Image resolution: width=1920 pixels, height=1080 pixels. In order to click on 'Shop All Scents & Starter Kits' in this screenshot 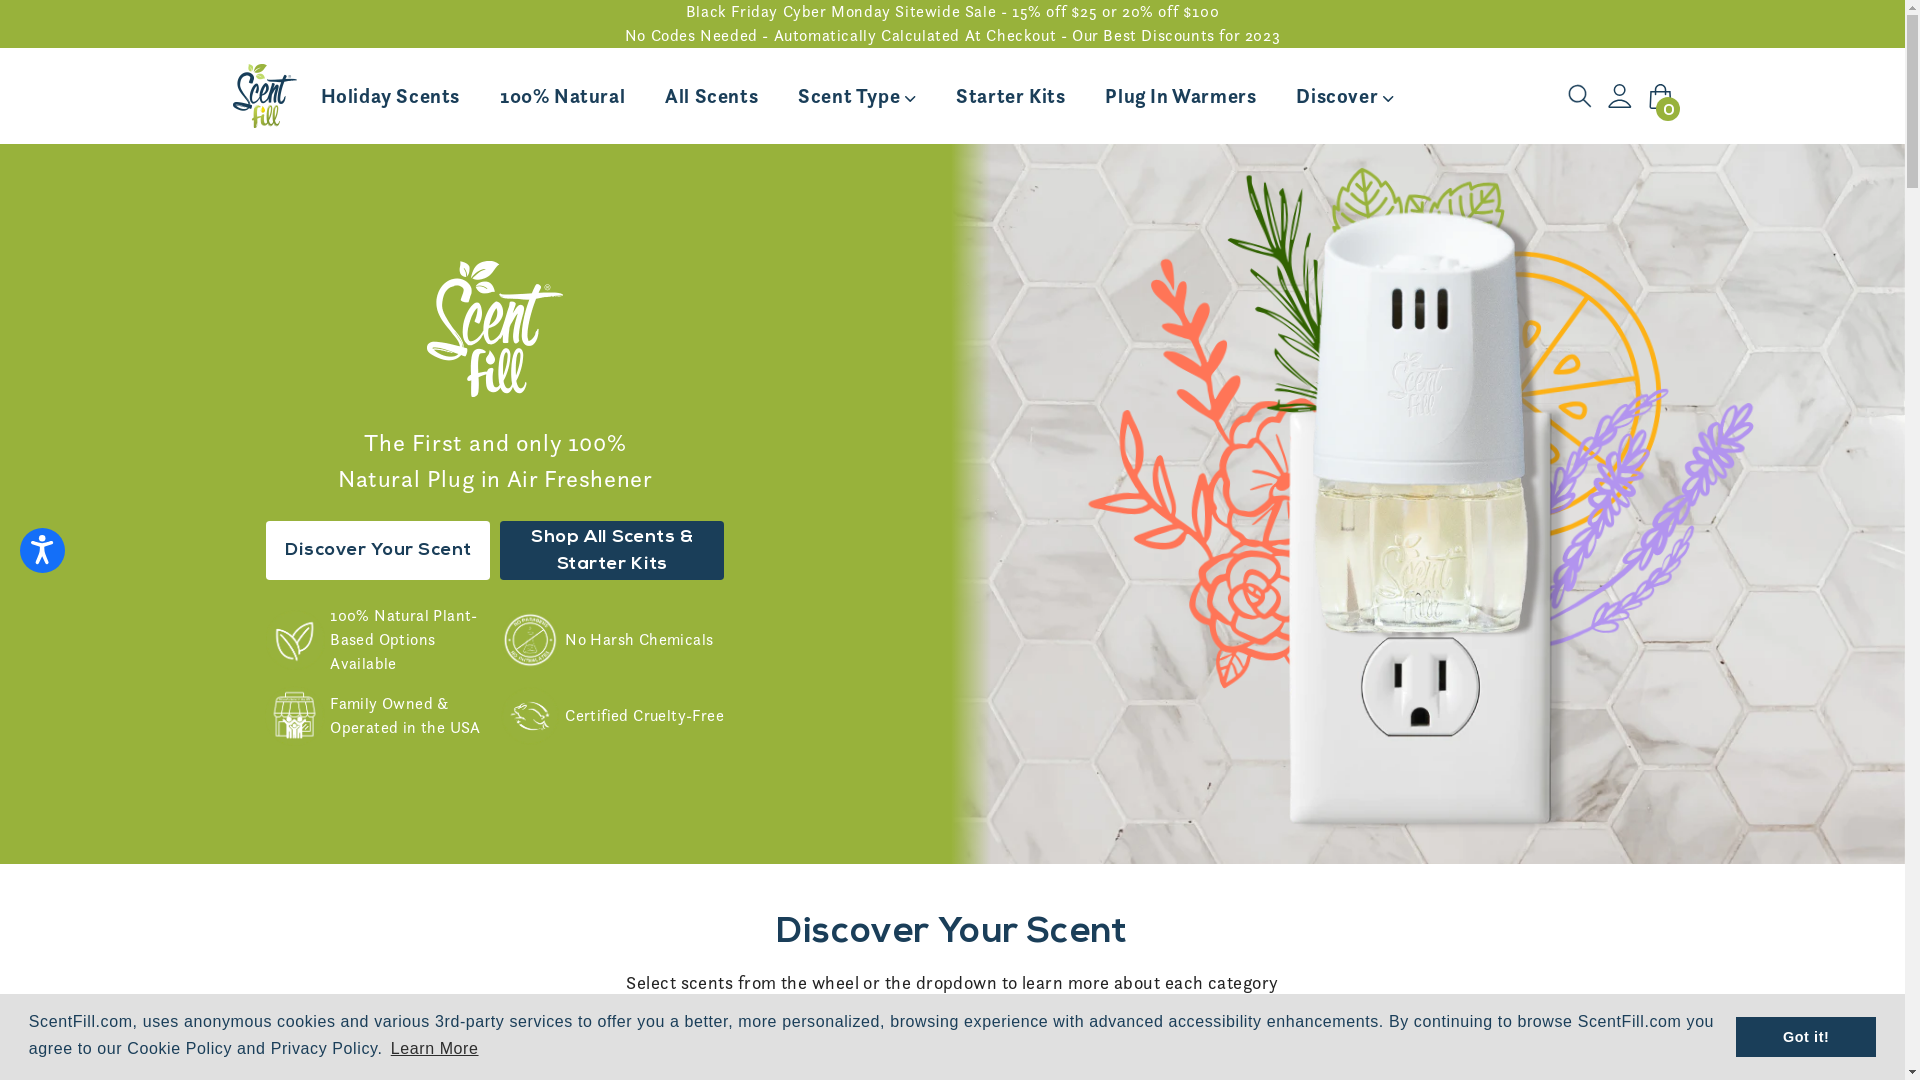, I will do `click(499, 550)`.